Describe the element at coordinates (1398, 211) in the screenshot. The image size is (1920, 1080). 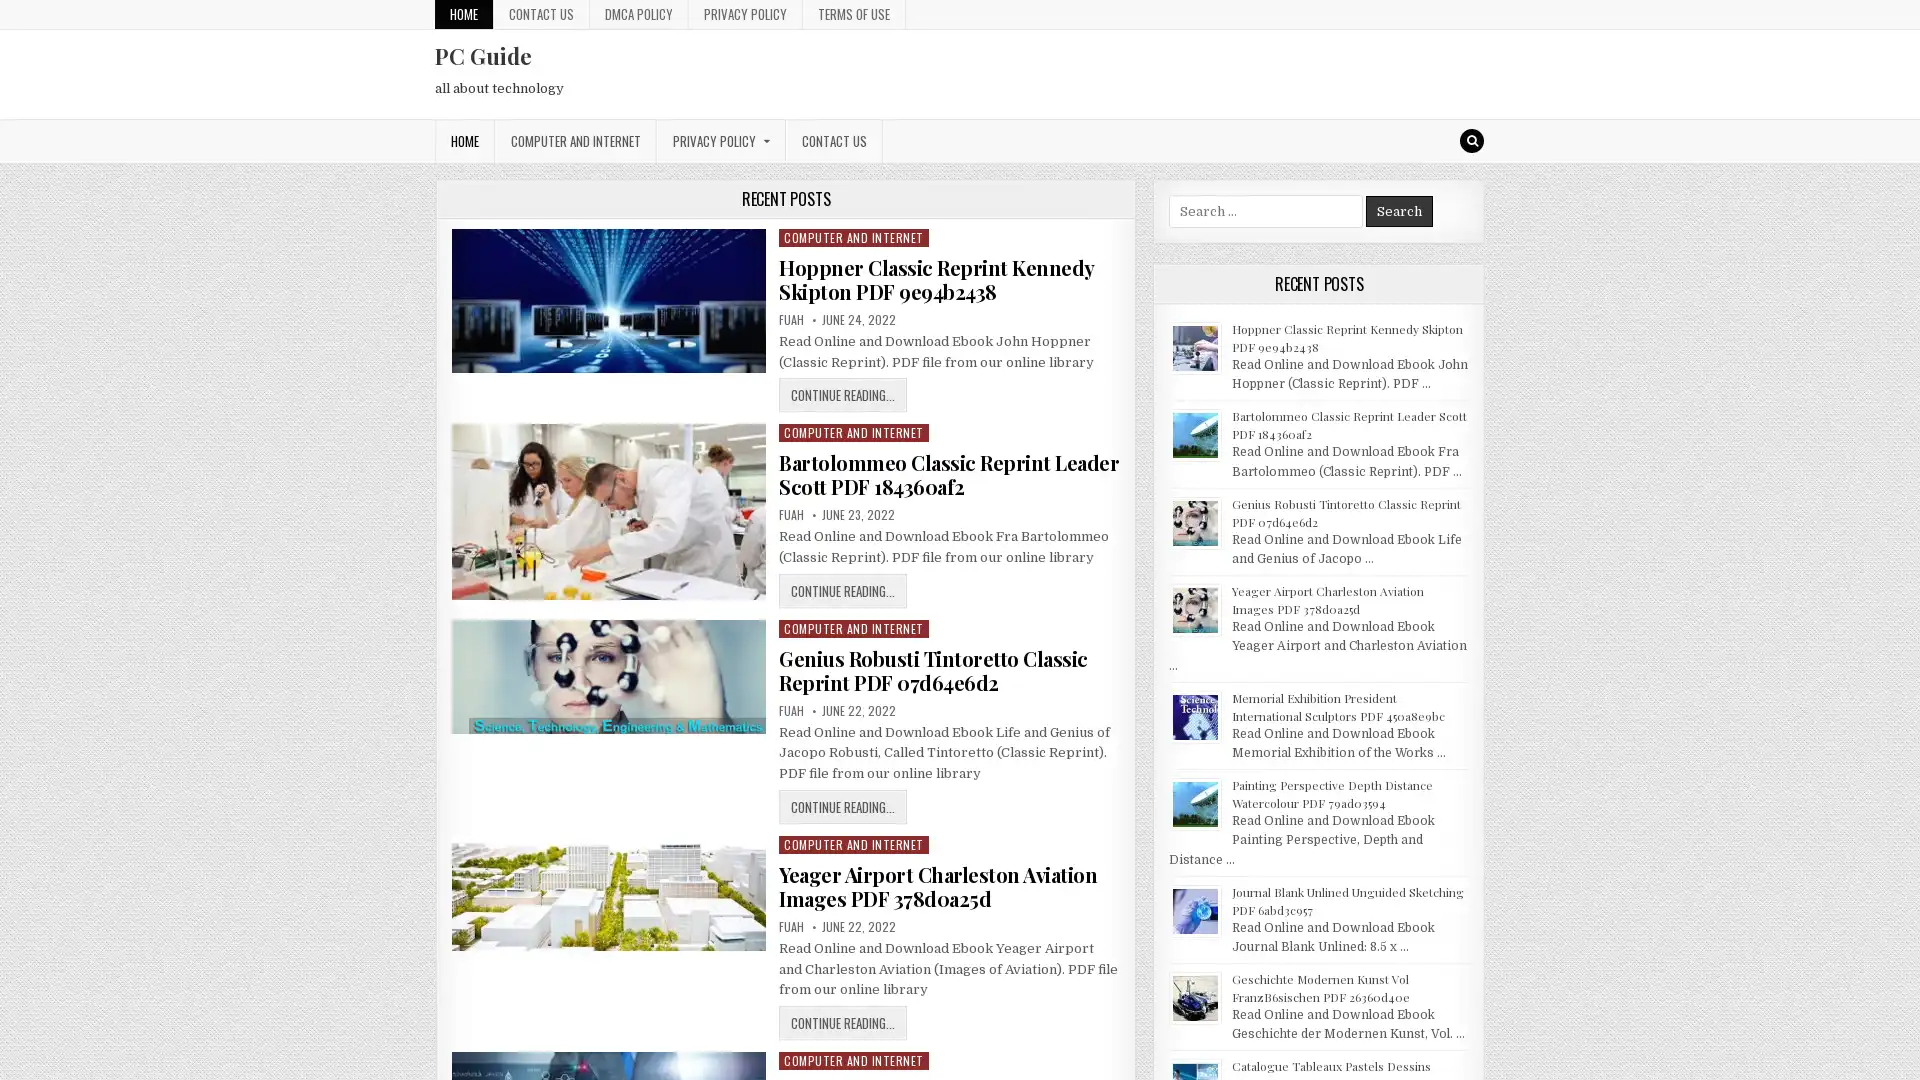
I see `Search` at that location.